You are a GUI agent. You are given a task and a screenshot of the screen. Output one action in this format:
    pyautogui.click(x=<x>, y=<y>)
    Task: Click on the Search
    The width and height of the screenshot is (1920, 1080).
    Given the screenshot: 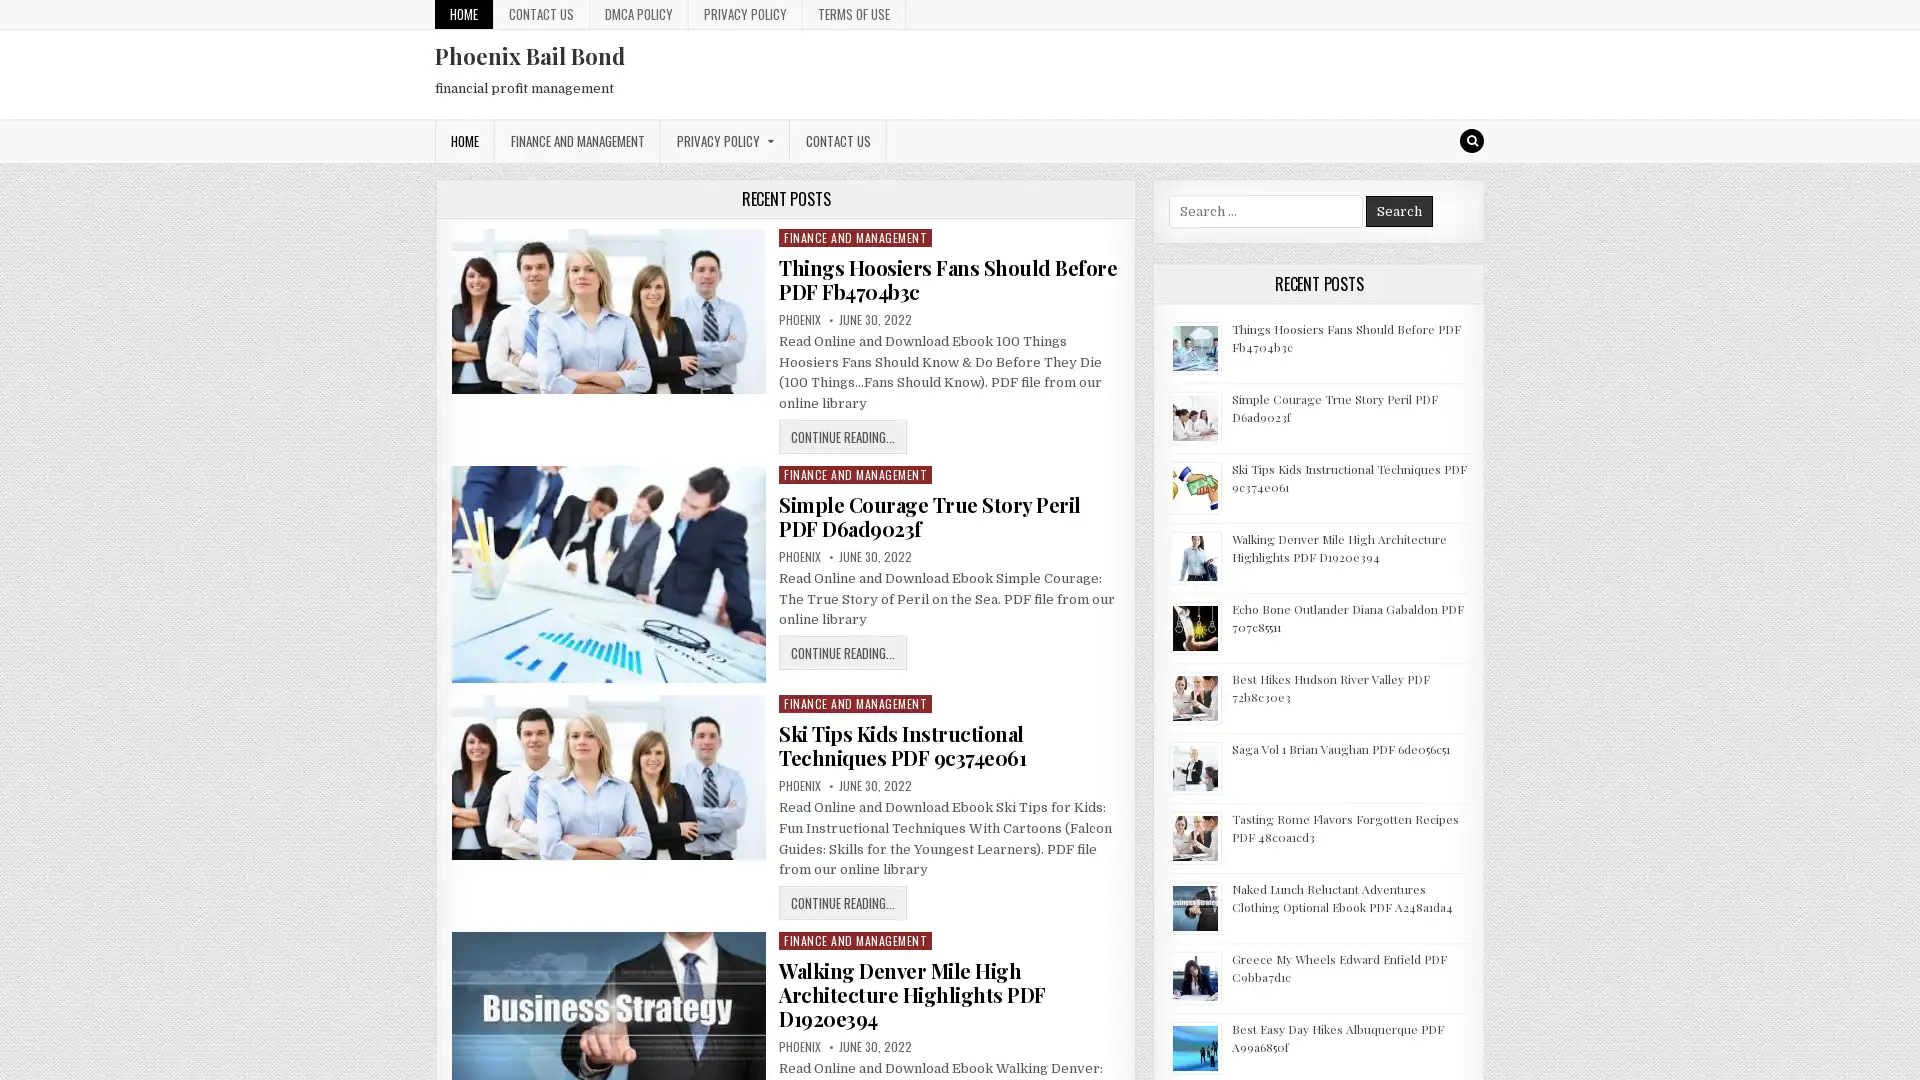 What is the action you would take?
    pyautogui.click(x=1398, y=211)
    